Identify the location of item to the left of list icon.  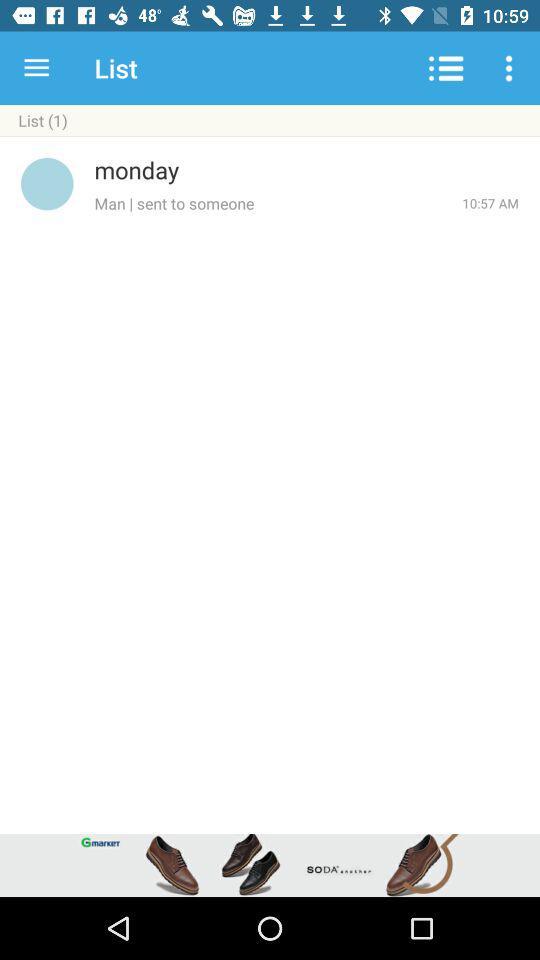
(36, 68).